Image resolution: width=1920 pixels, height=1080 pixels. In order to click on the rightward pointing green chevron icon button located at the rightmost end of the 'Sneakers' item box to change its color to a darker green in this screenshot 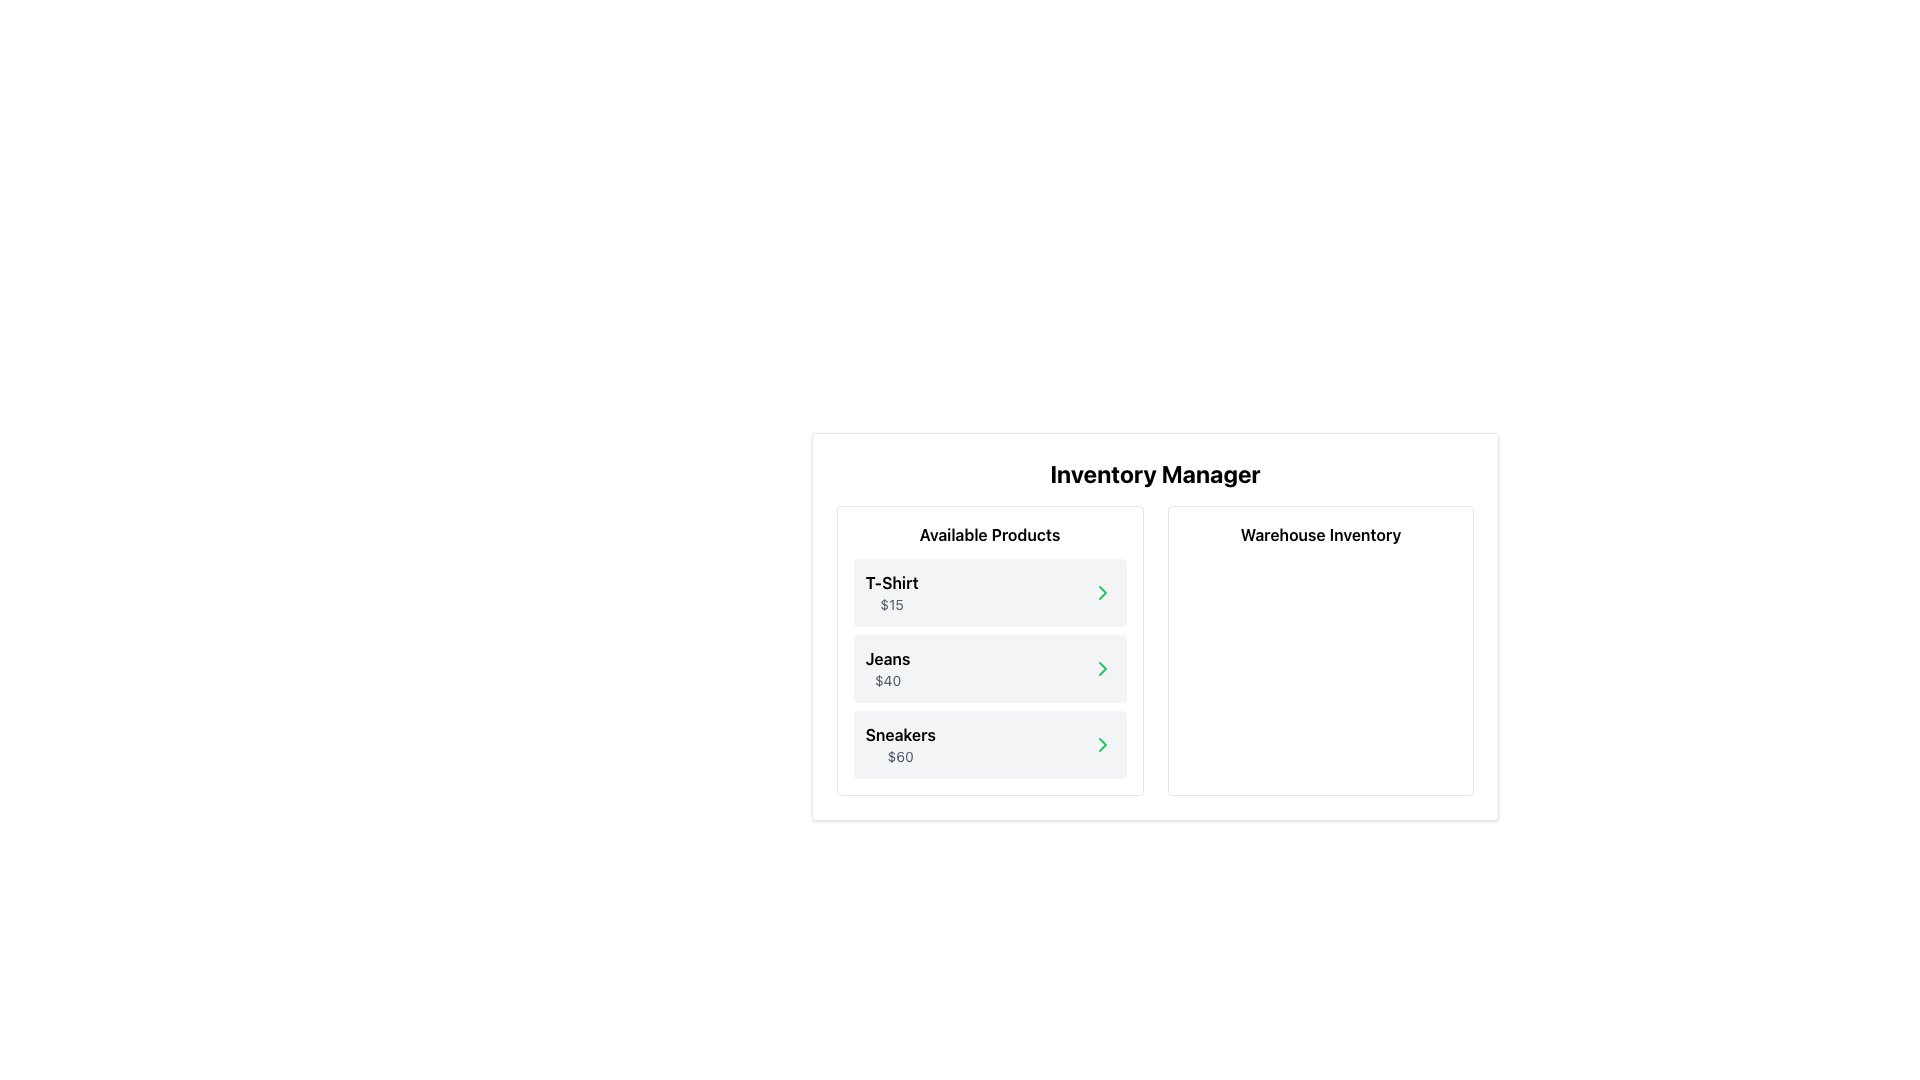, I will do `click(1101, 744)`.